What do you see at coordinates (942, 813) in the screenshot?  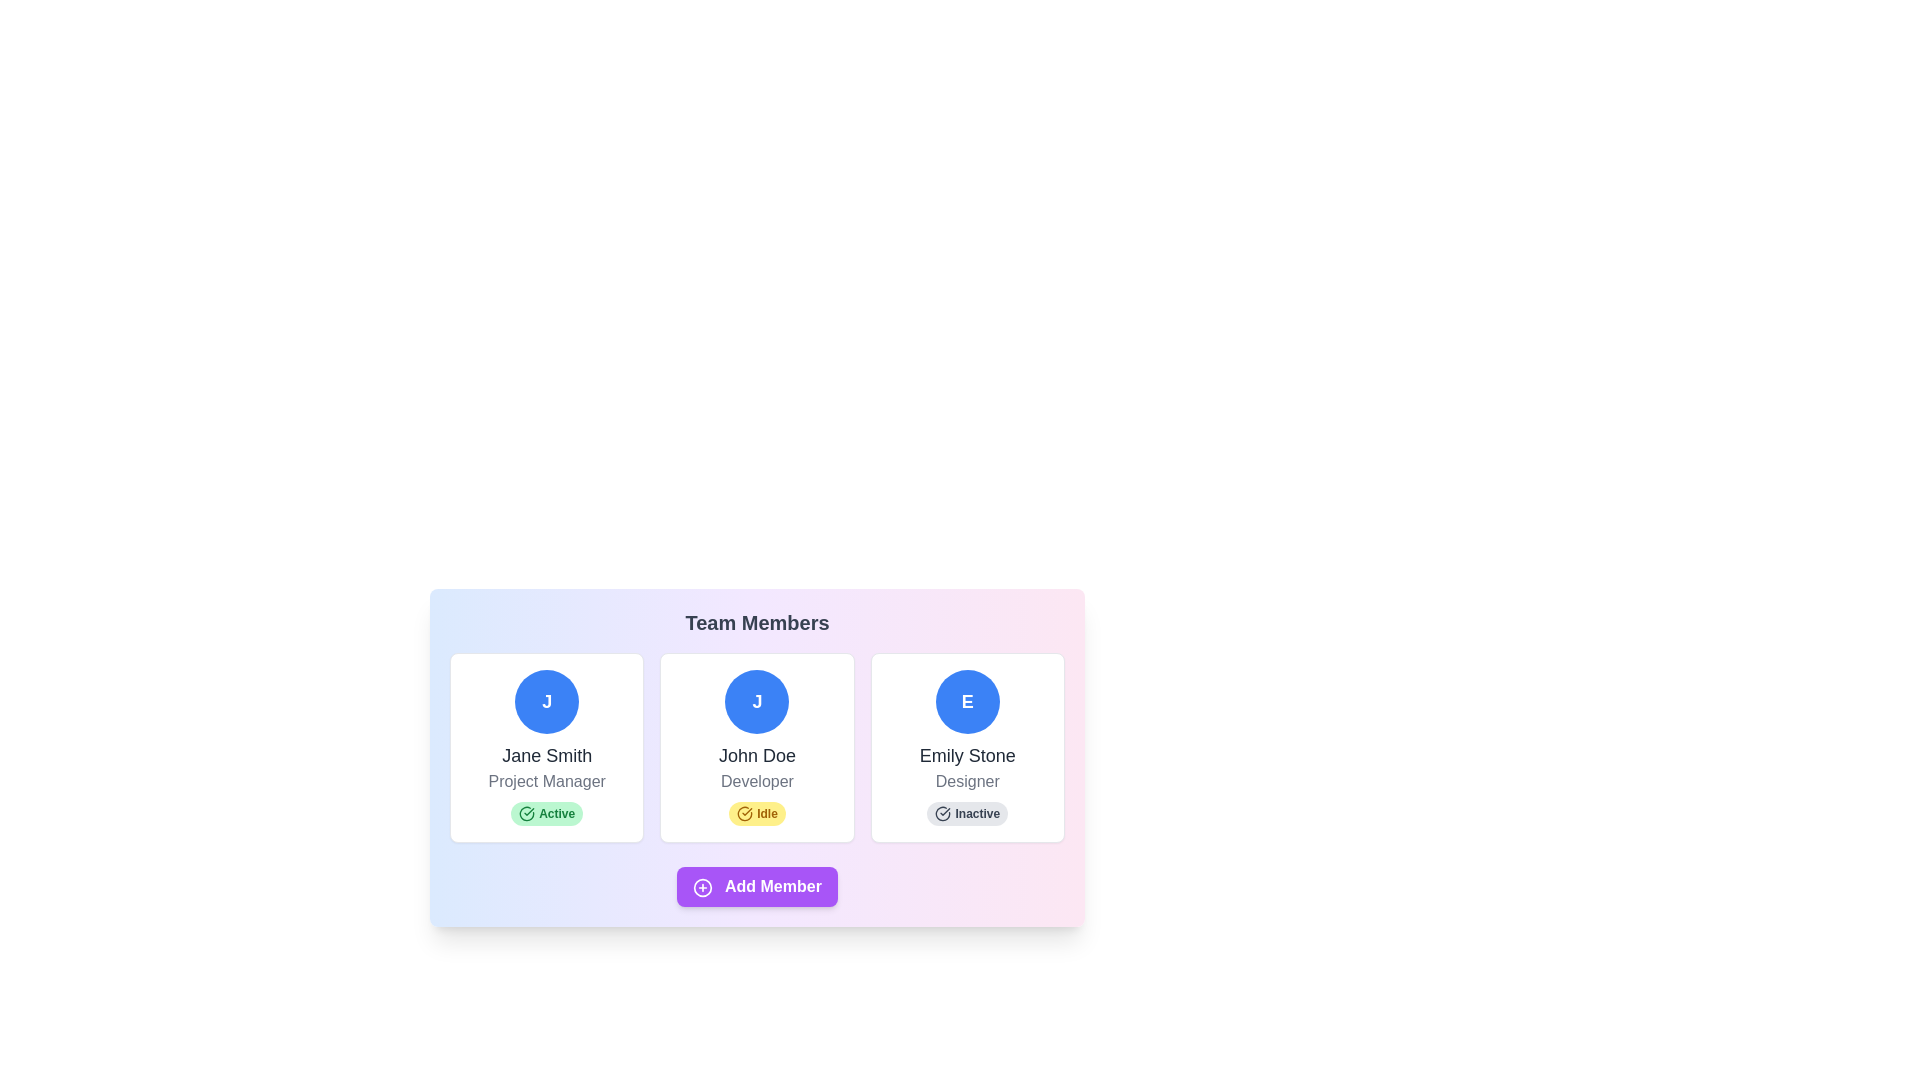 I see `the inactive status SVG icon located to the left of the 'Inactive' text within a gray rounded background at the bottom of the rightmost card in a three-card layout` at bounding box center [942, 813].